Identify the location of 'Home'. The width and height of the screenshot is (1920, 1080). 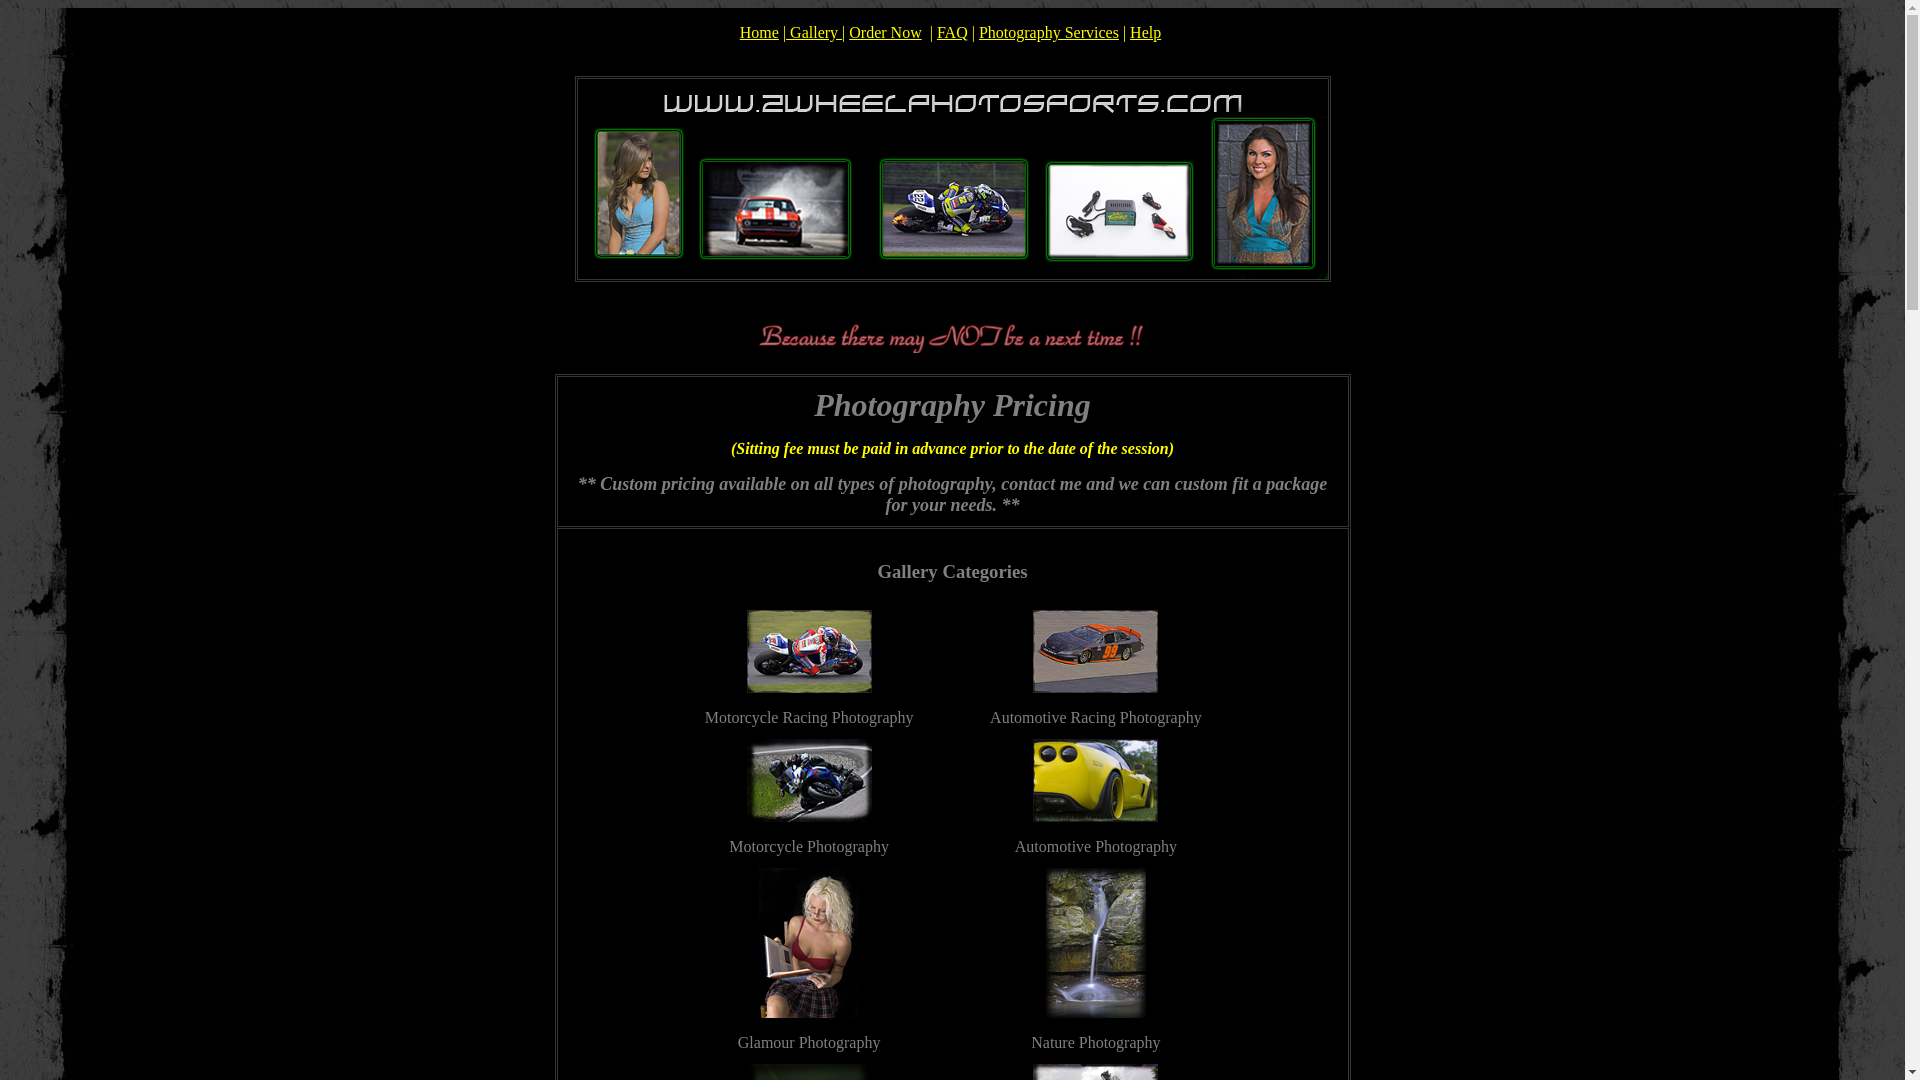
(758, 32).